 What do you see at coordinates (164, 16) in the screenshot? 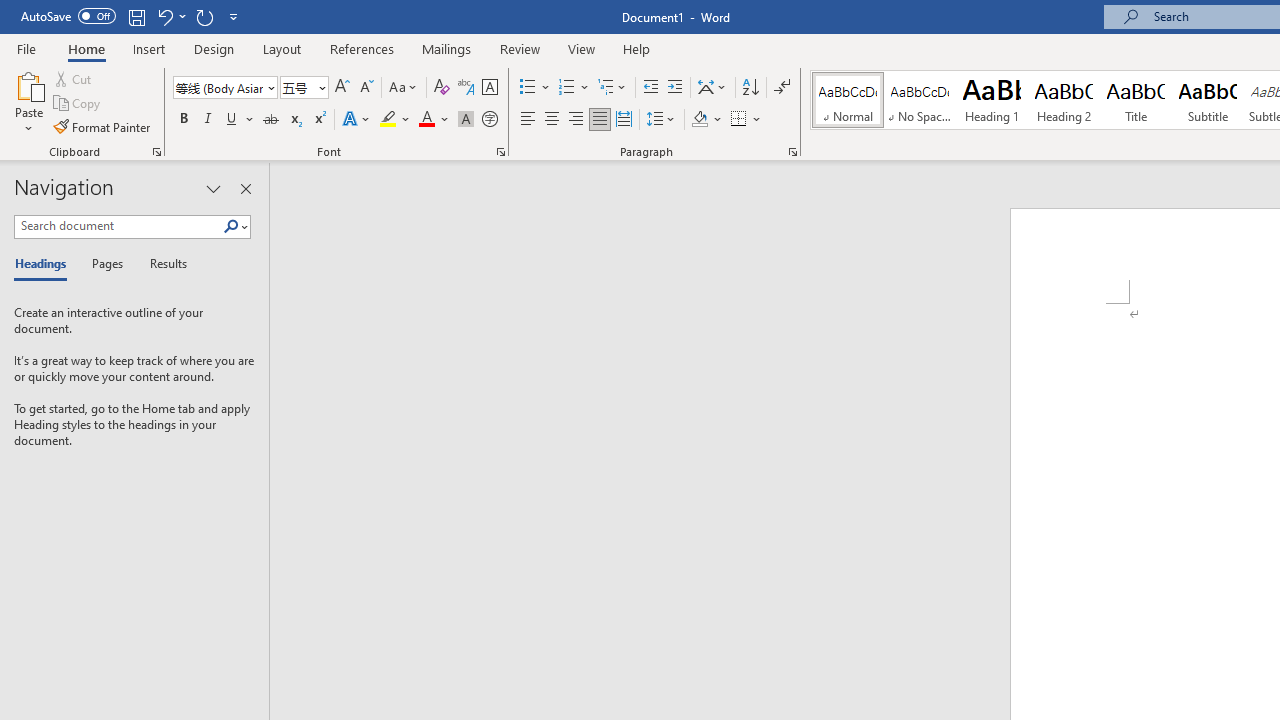
I see `'Undo Apply Quick Style'` at bounding box center [164, 16].